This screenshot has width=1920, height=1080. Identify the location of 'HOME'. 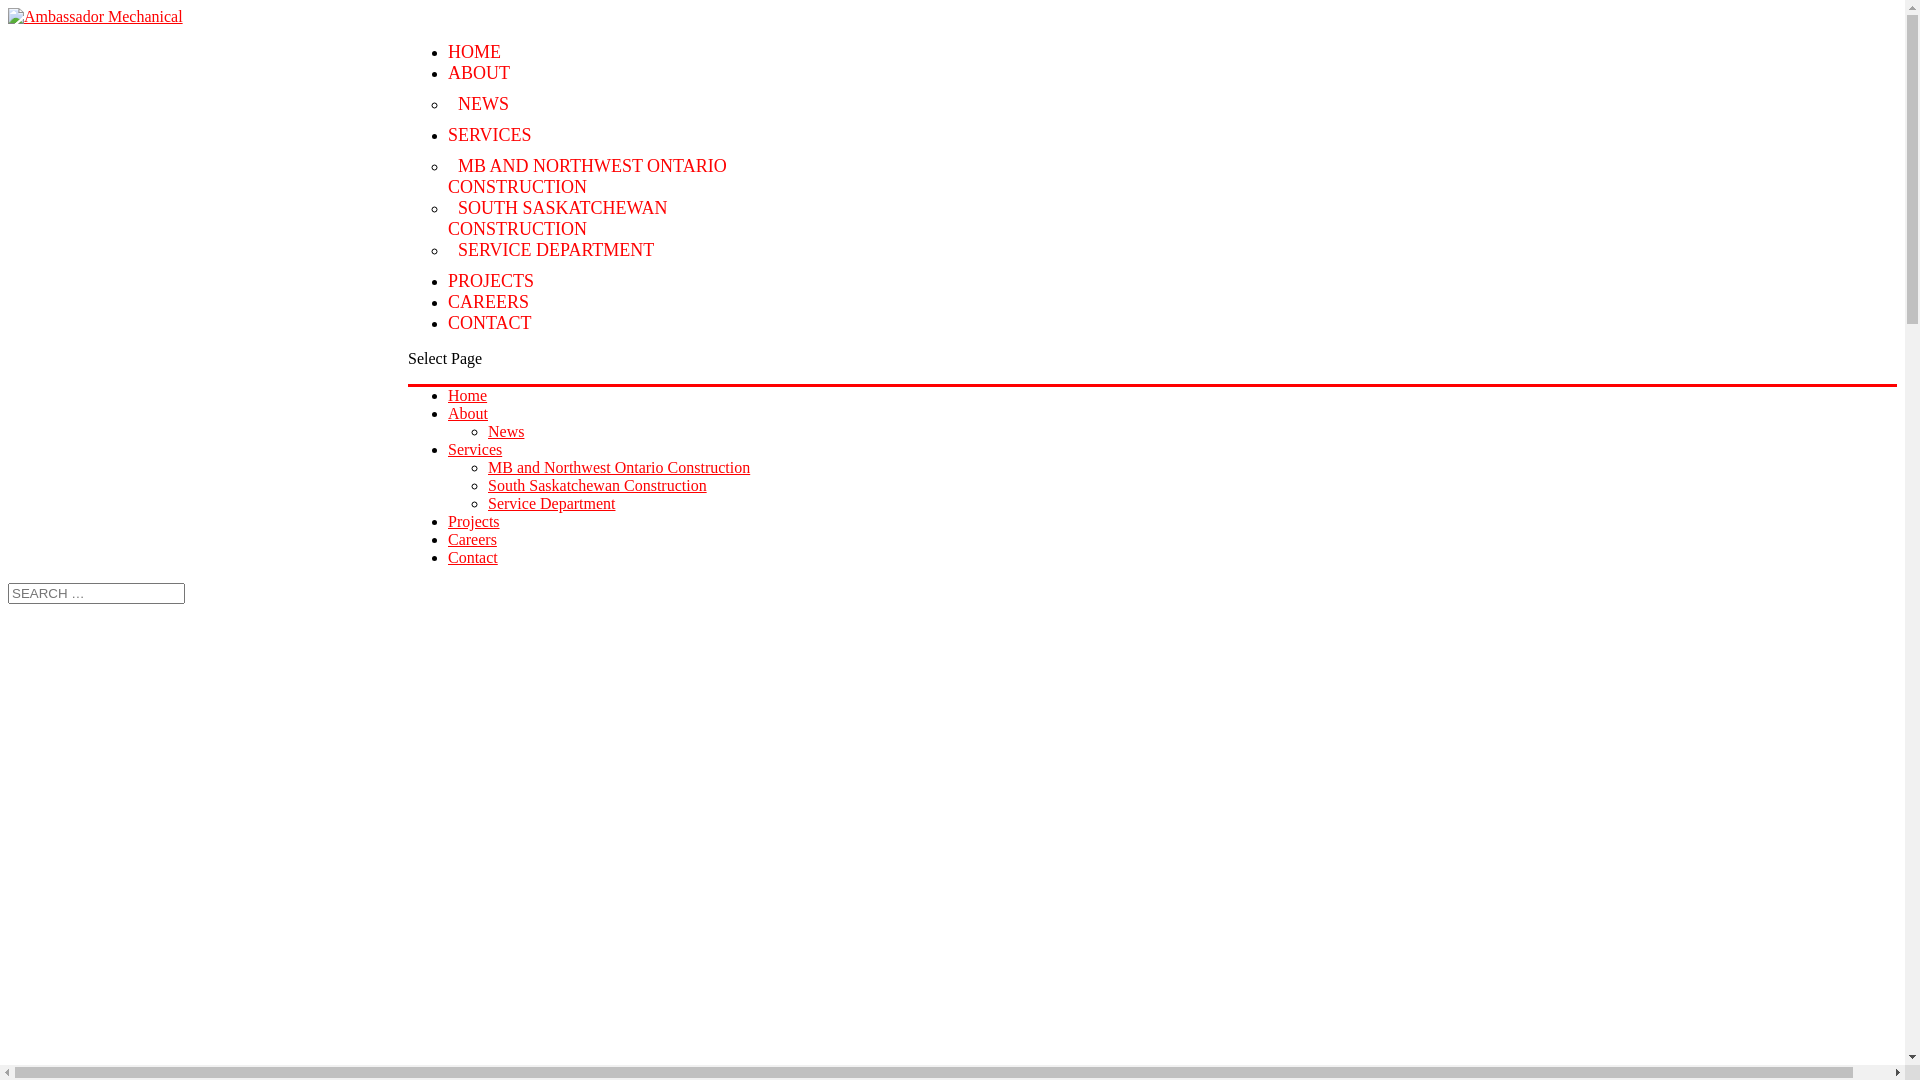
(473, 50).